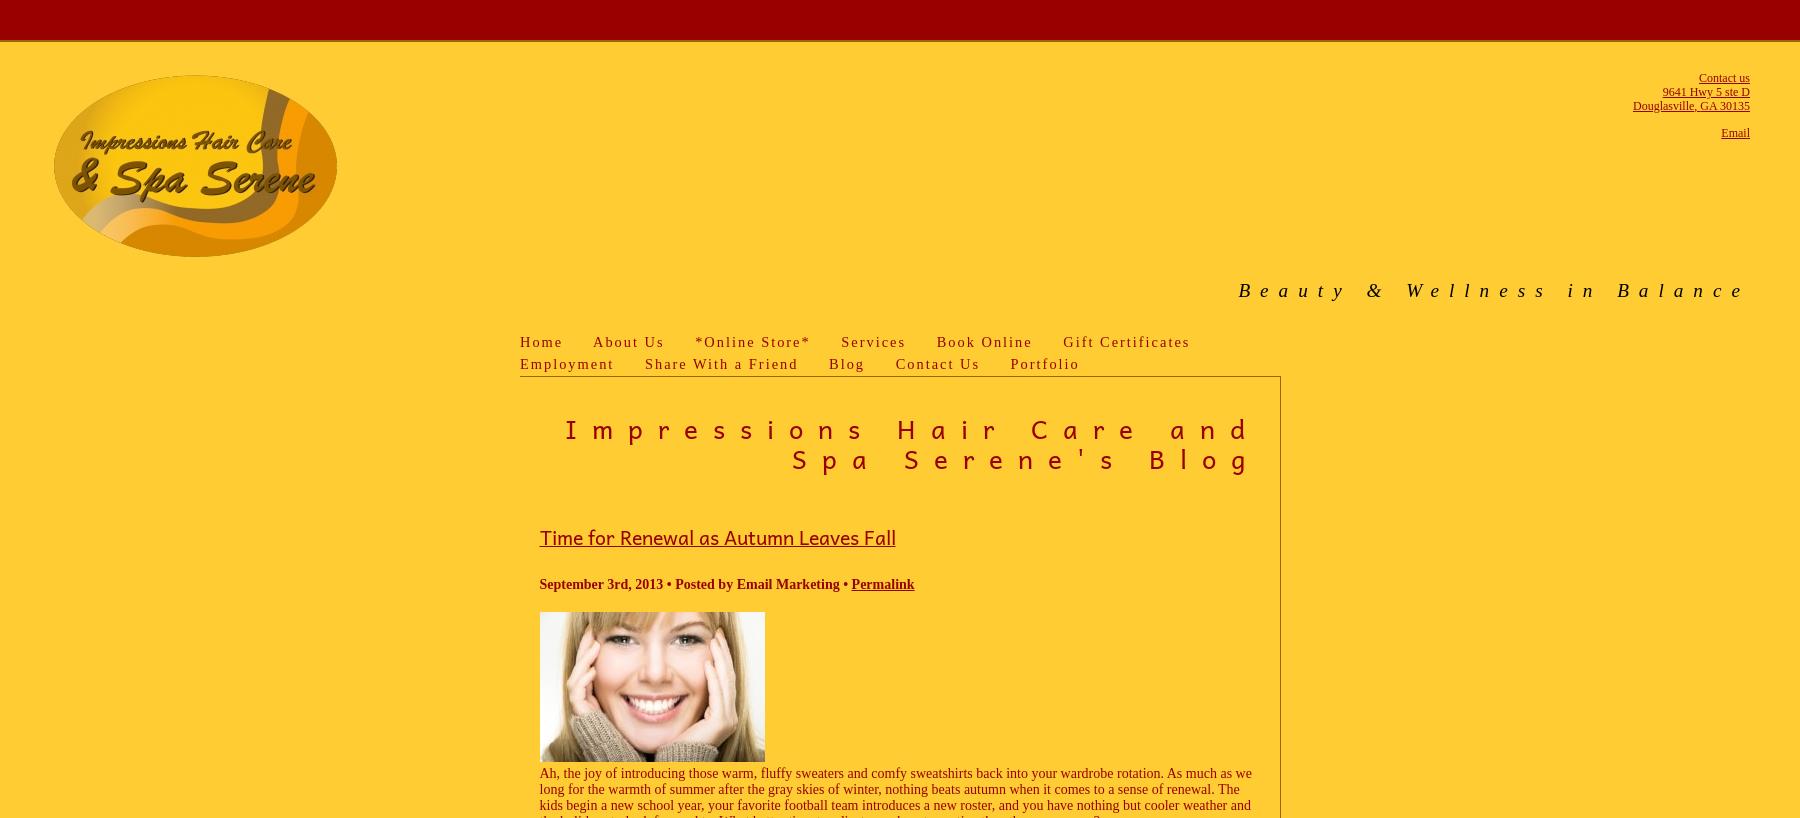 Image resolution: width=1800 pixels, height=818 pixels. What do you see at coordinates (567, 364) in the screenshot?
I see `'Employment'` at bounding box center [567, 364].